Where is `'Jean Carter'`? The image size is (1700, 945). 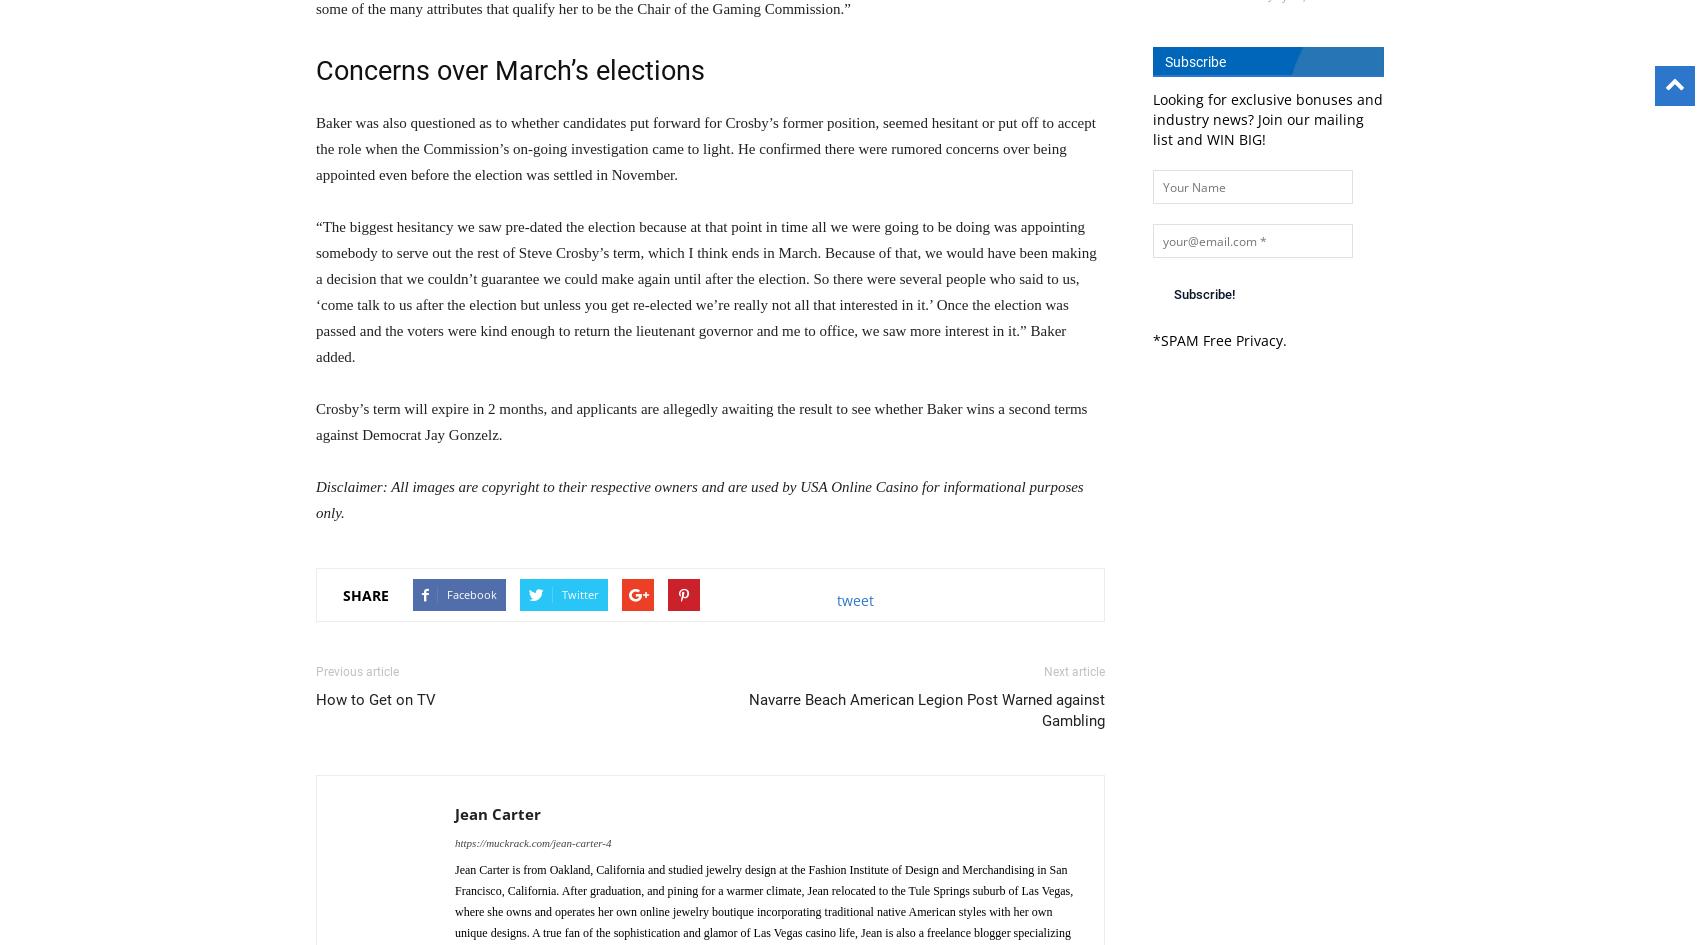 'Jean Carter' is located at coordinates (454, 814).